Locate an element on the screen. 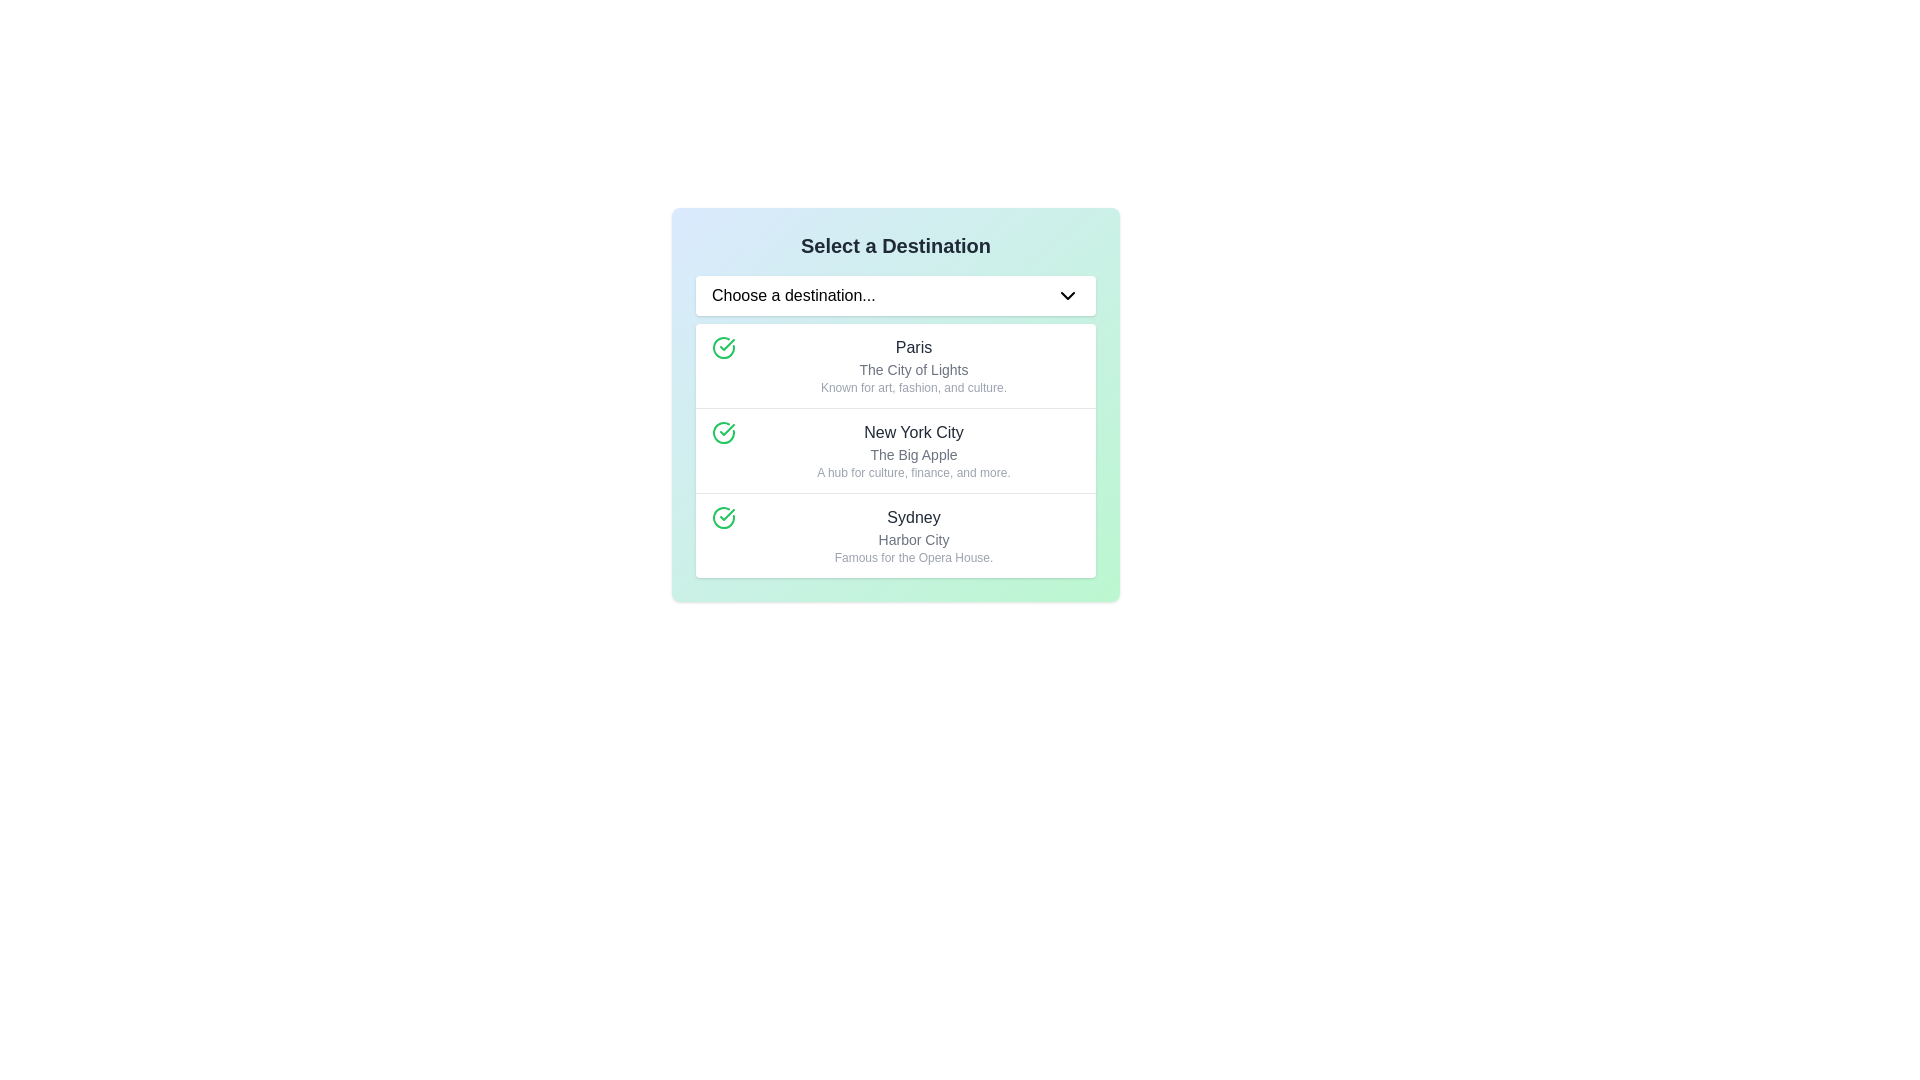 The image size is (1920, 1080). the text label displaying 'The City of Lights', which is styled in a small gray font and located under the bold 'Paris' text within a selection card is located at coordinates (912, 370).